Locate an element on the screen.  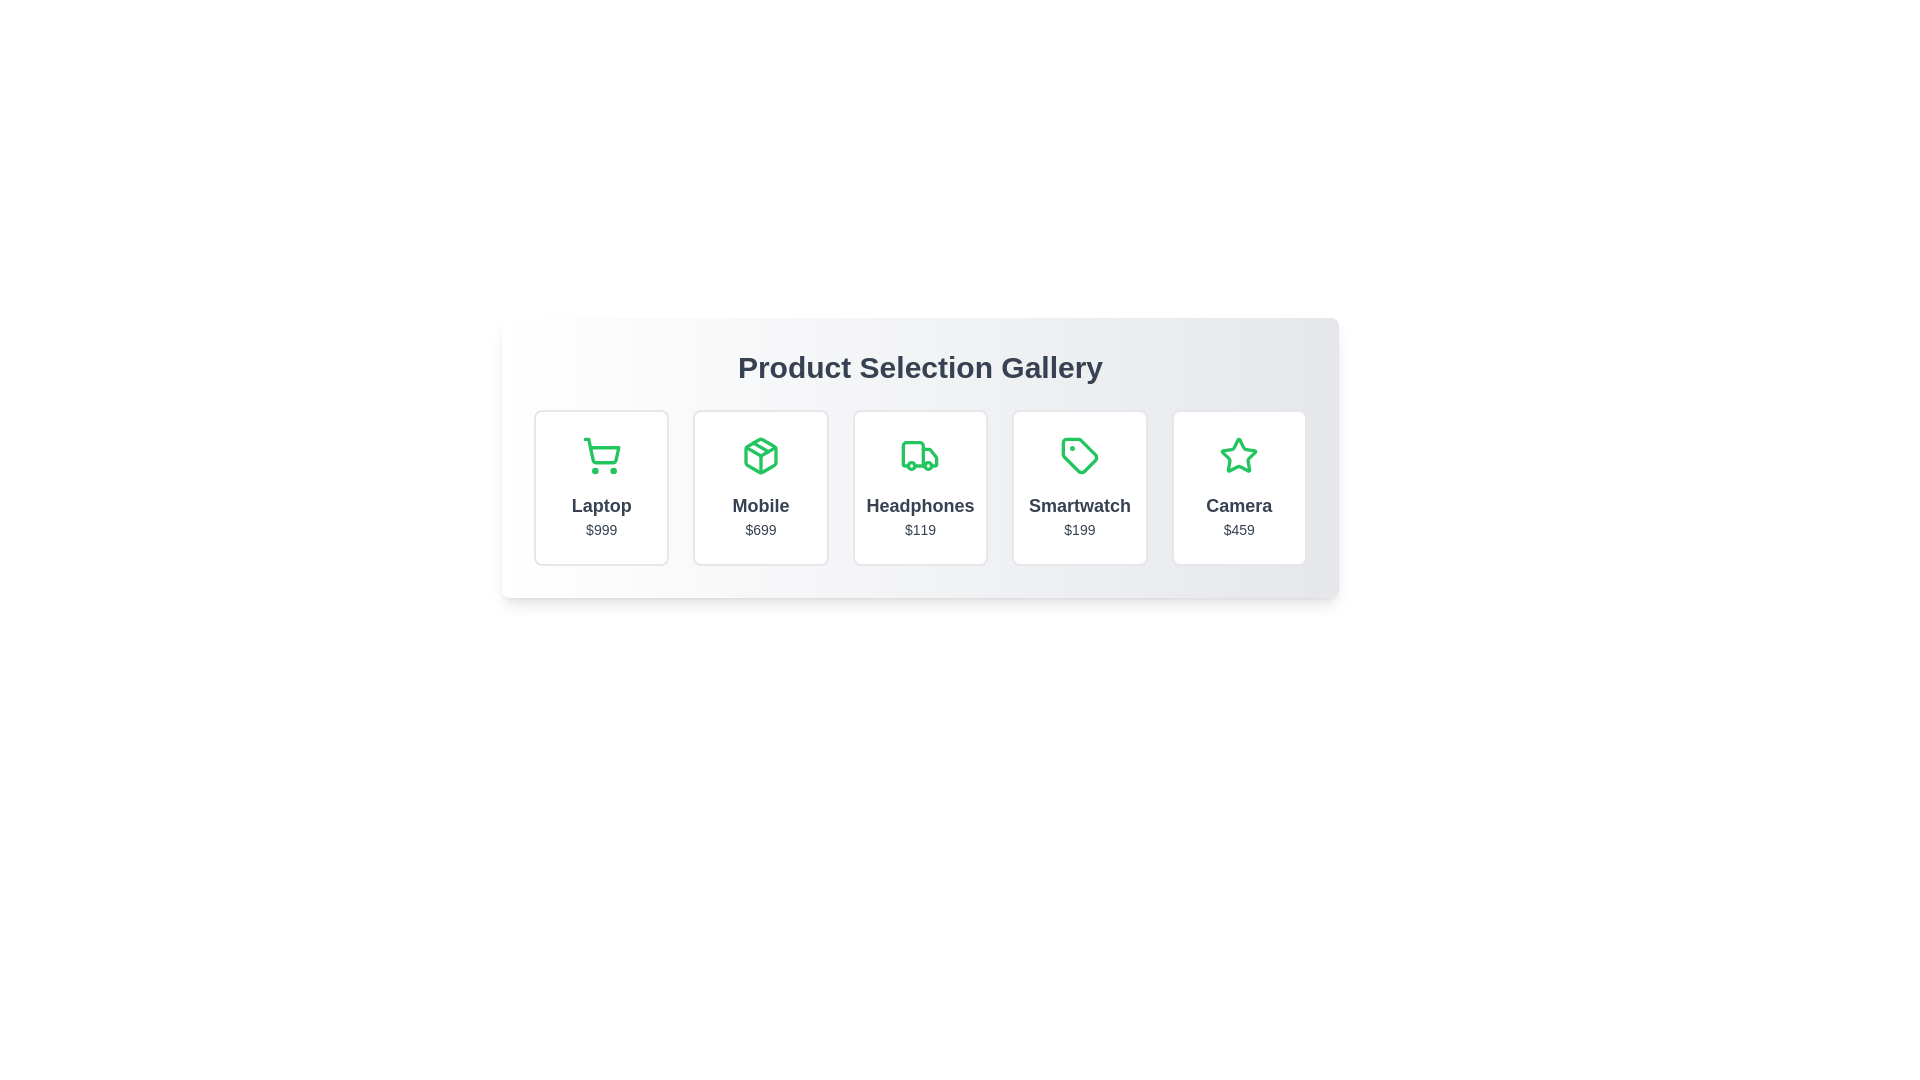
the first Interactive card for the 'Laptop' product in the selection gallery is located at coordinates (600, 488).